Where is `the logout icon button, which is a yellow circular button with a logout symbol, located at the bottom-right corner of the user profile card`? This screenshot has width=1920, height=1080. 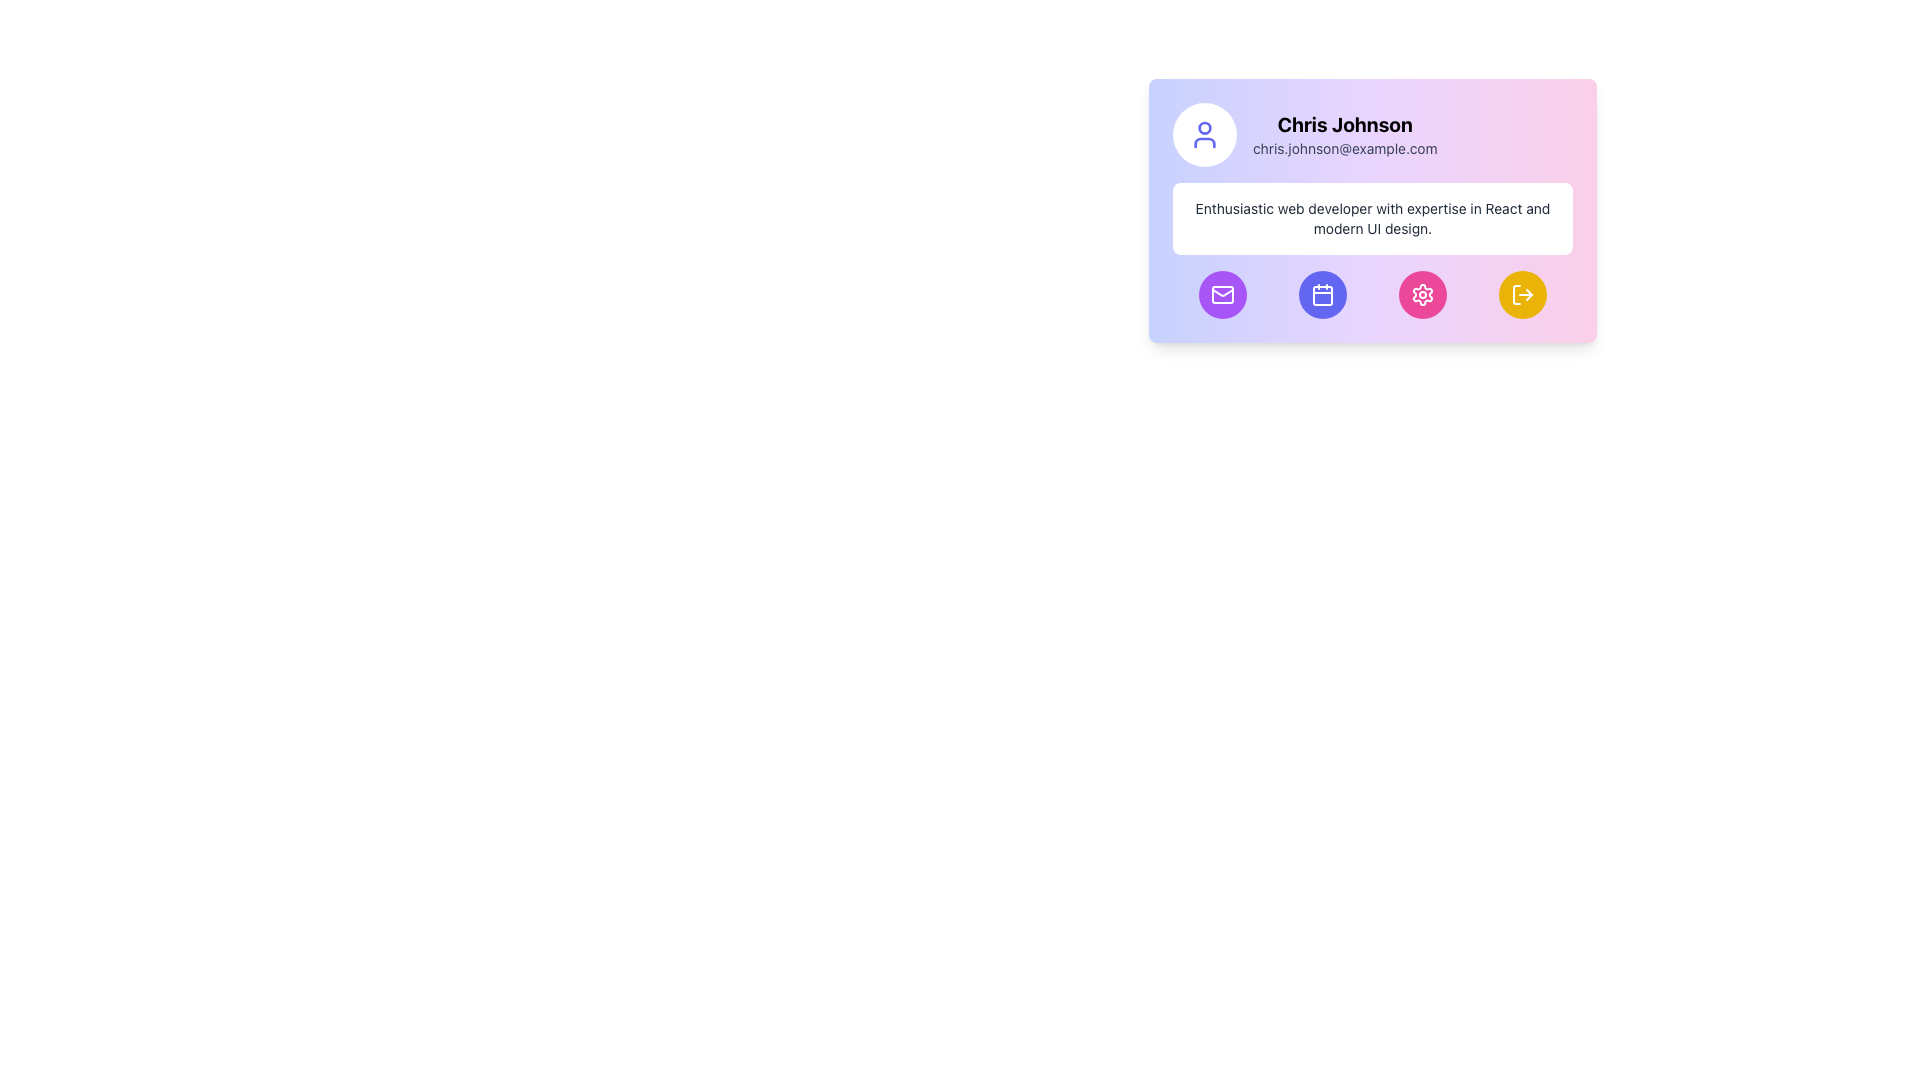
the logout icon button, which is a yellow circular button with a logout symbol, located at the bottom-right corner of the user profile card is located at coordinates (1521, 294).